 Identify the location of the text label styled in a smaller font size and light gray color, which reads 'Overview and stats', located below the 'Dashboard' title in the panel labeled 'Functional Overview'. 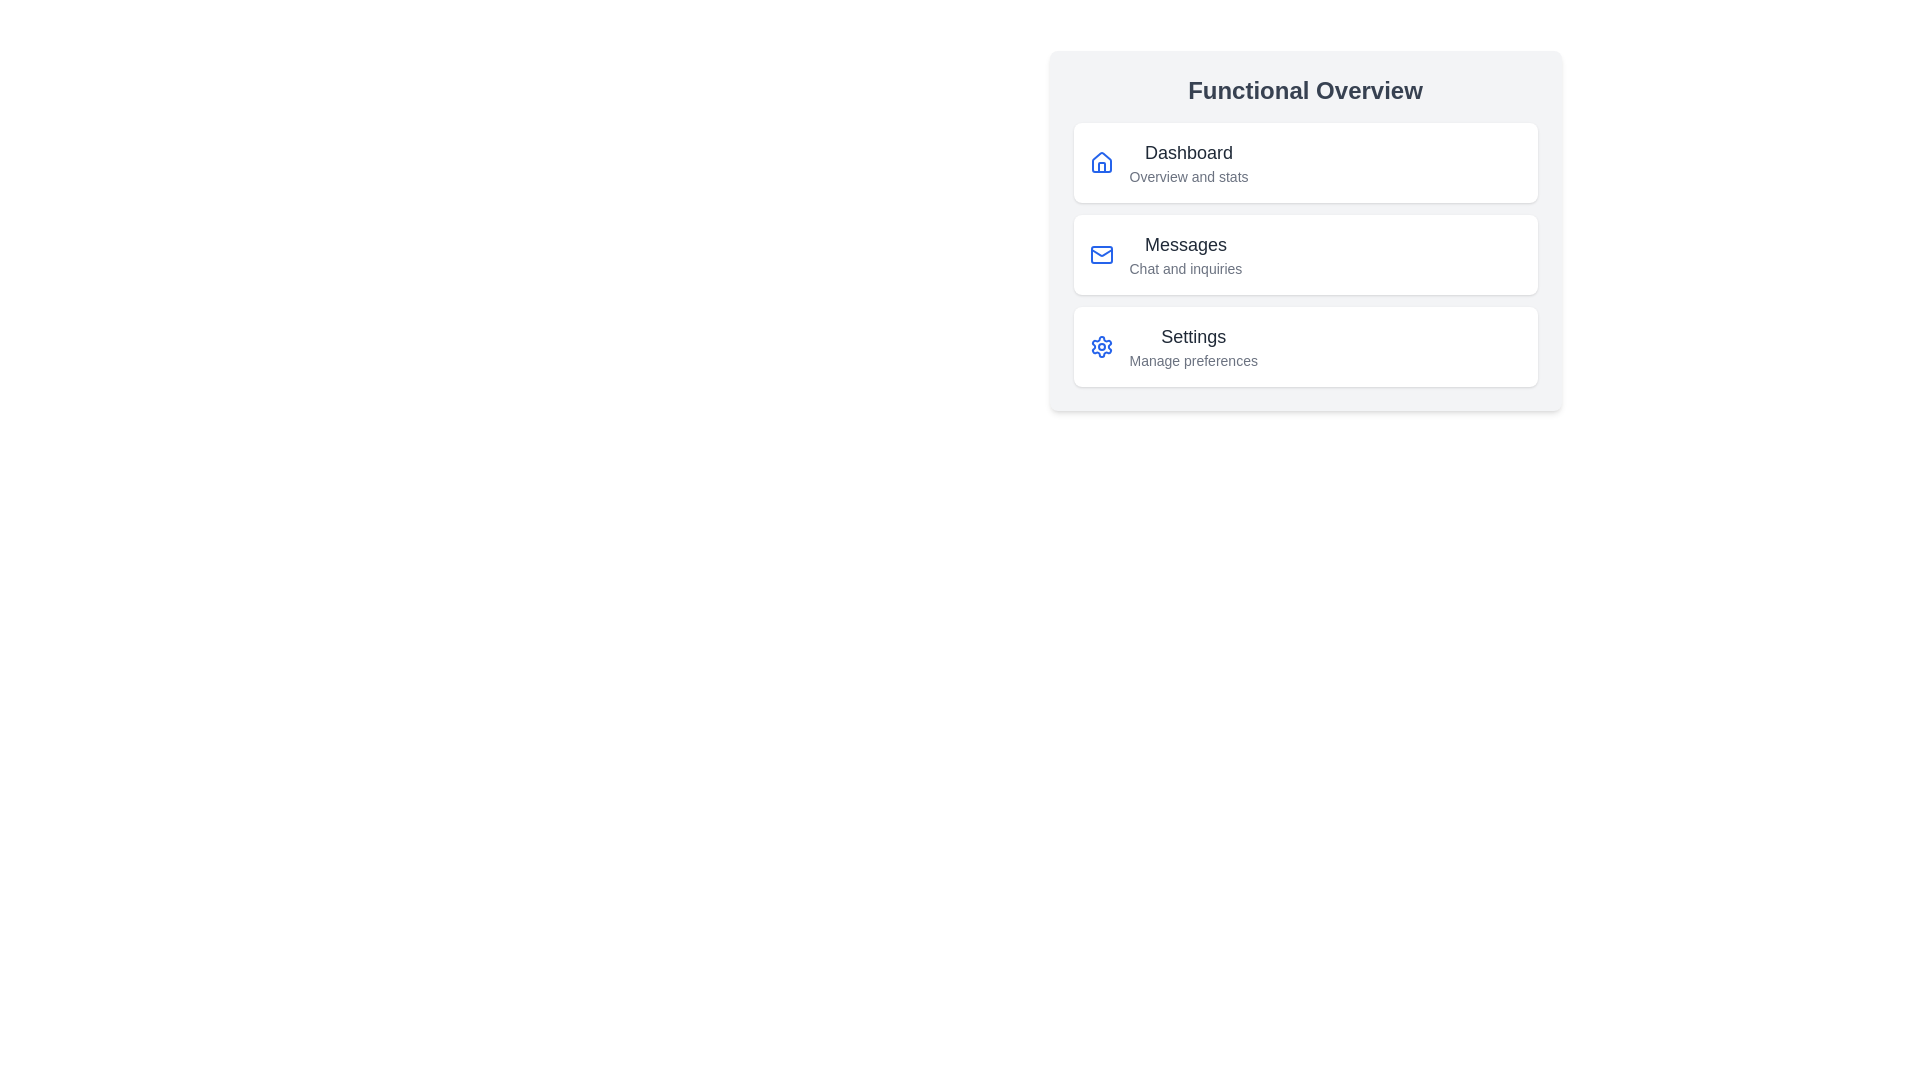
(1189, 176).